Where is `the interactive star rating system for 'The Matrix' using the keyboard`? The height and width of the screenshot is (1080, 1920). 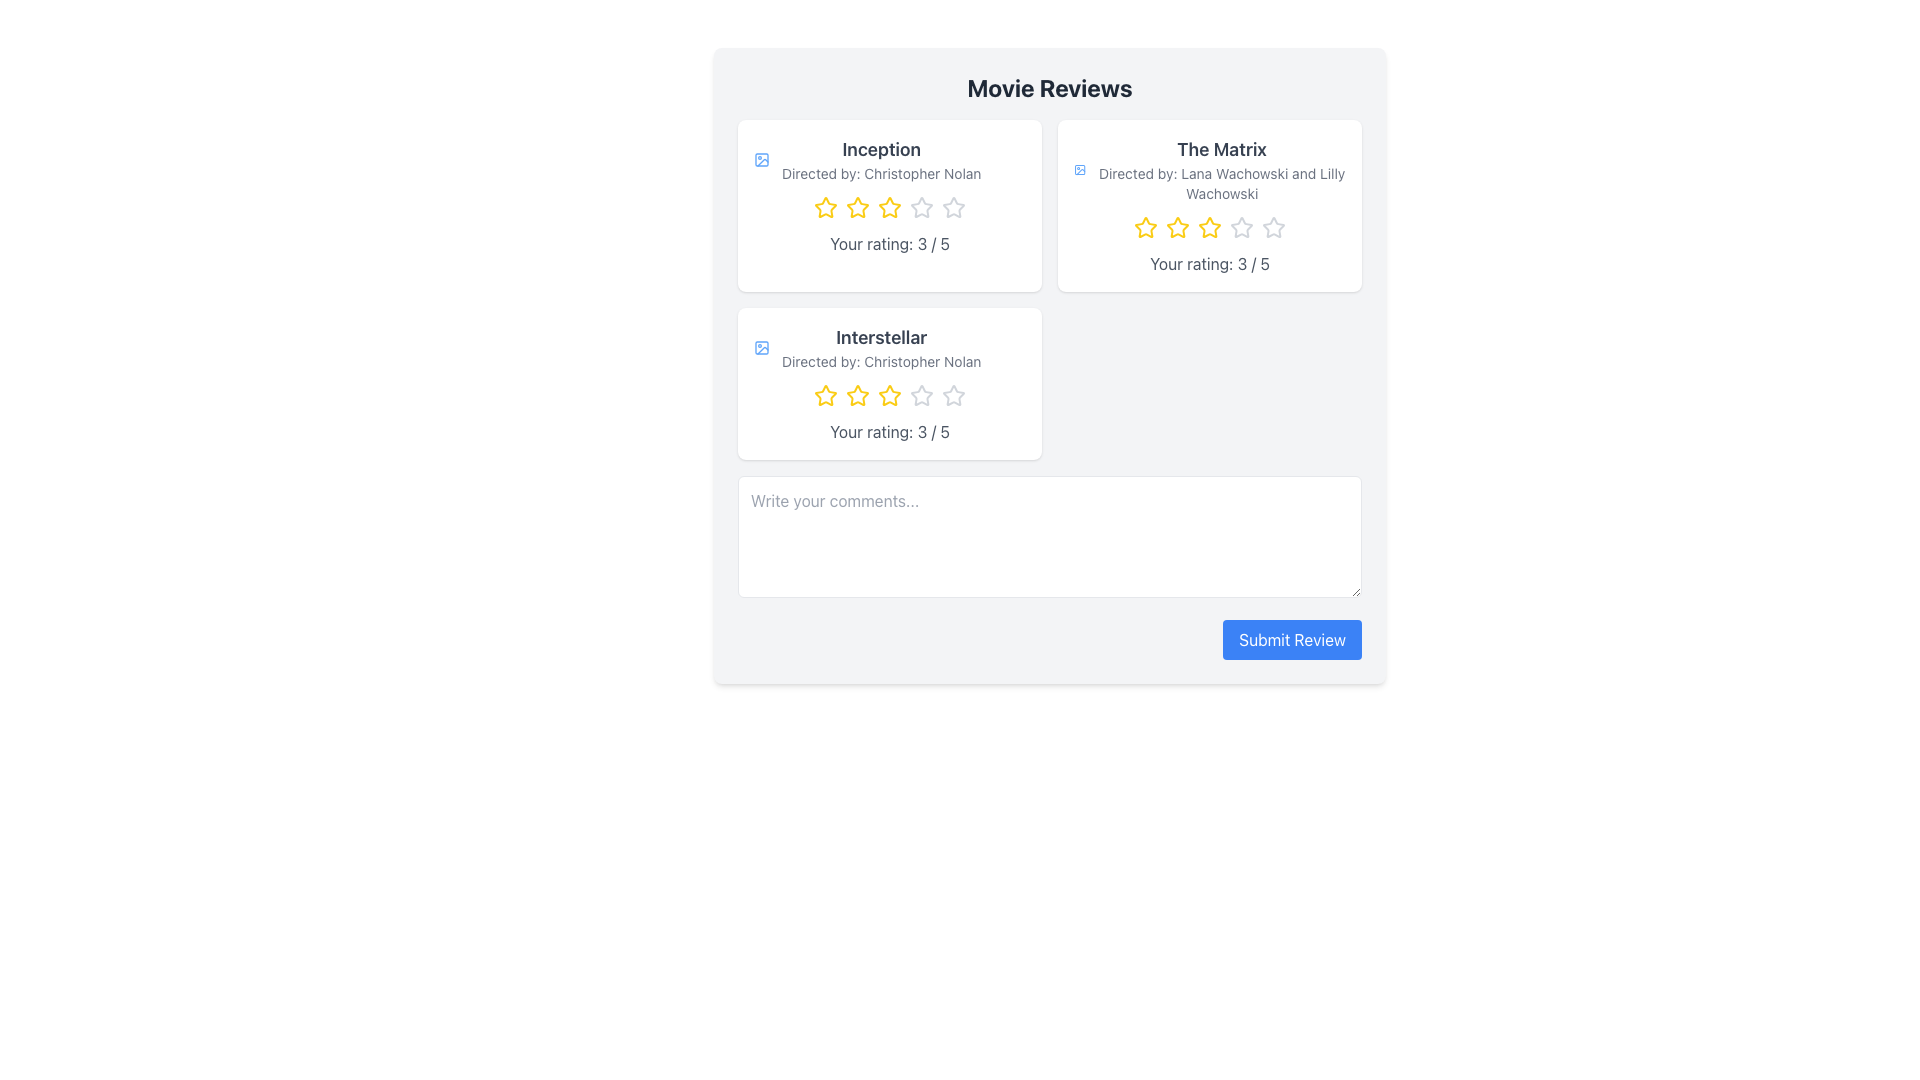 the interactive star rating system for 'The Matrix' using the keyboard is located at coordinates (1208, 226).